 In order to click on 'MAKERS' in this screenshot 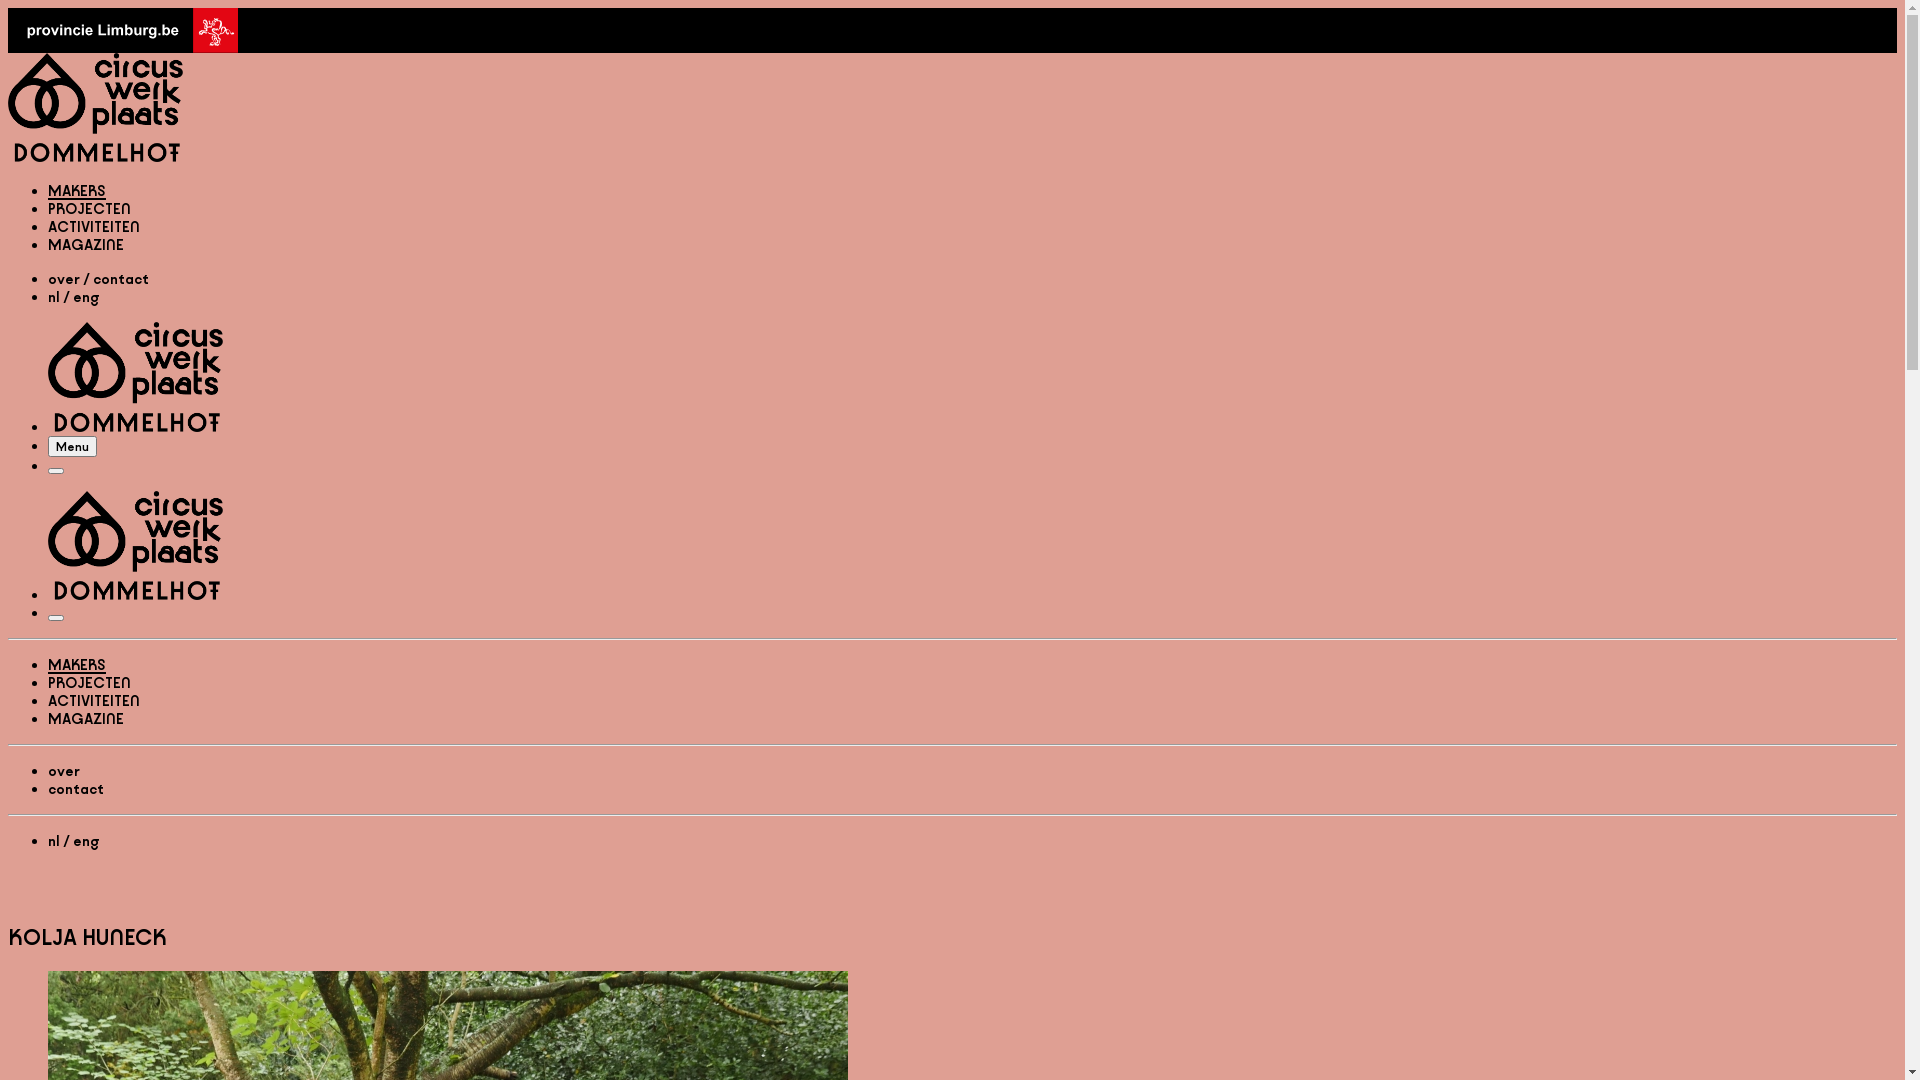, I will do `click(76, 190)`.